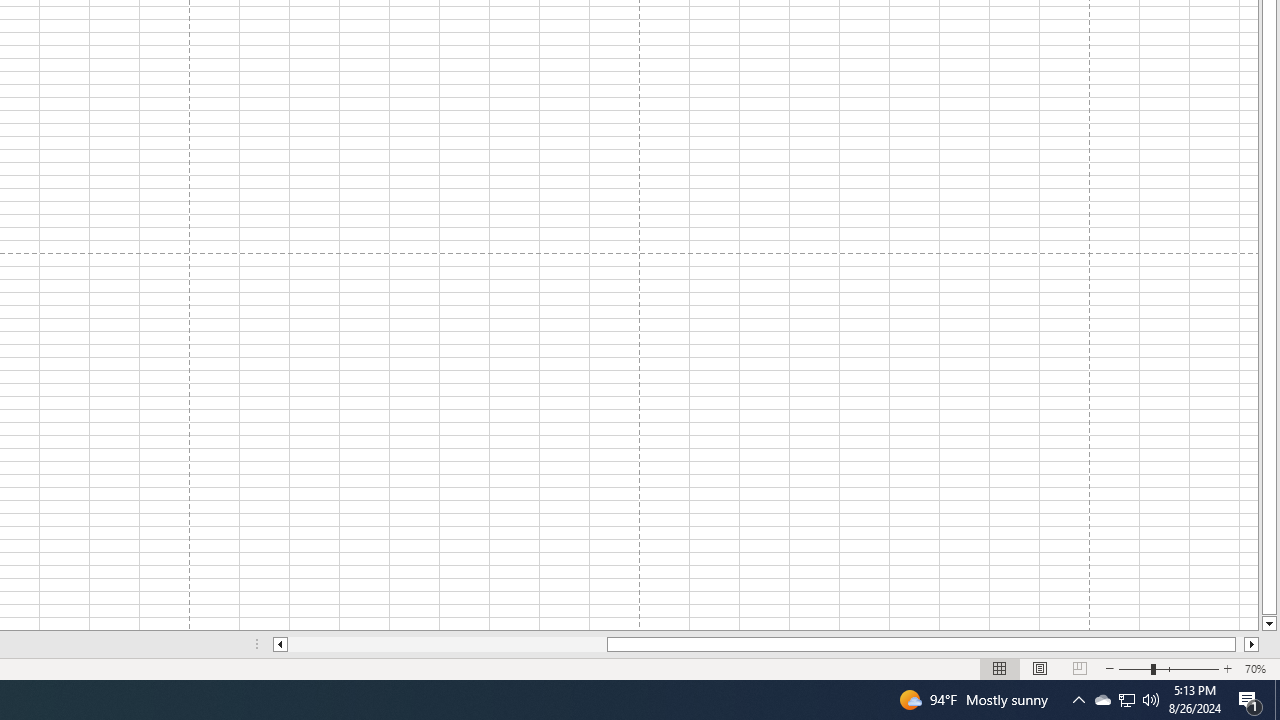 Image resolution: width=1280 pixels, height=720 pixels. What do you see at coordinates (446, 644) in the screenshot?
I see `'Page left'` at bounding box center [446, 644].